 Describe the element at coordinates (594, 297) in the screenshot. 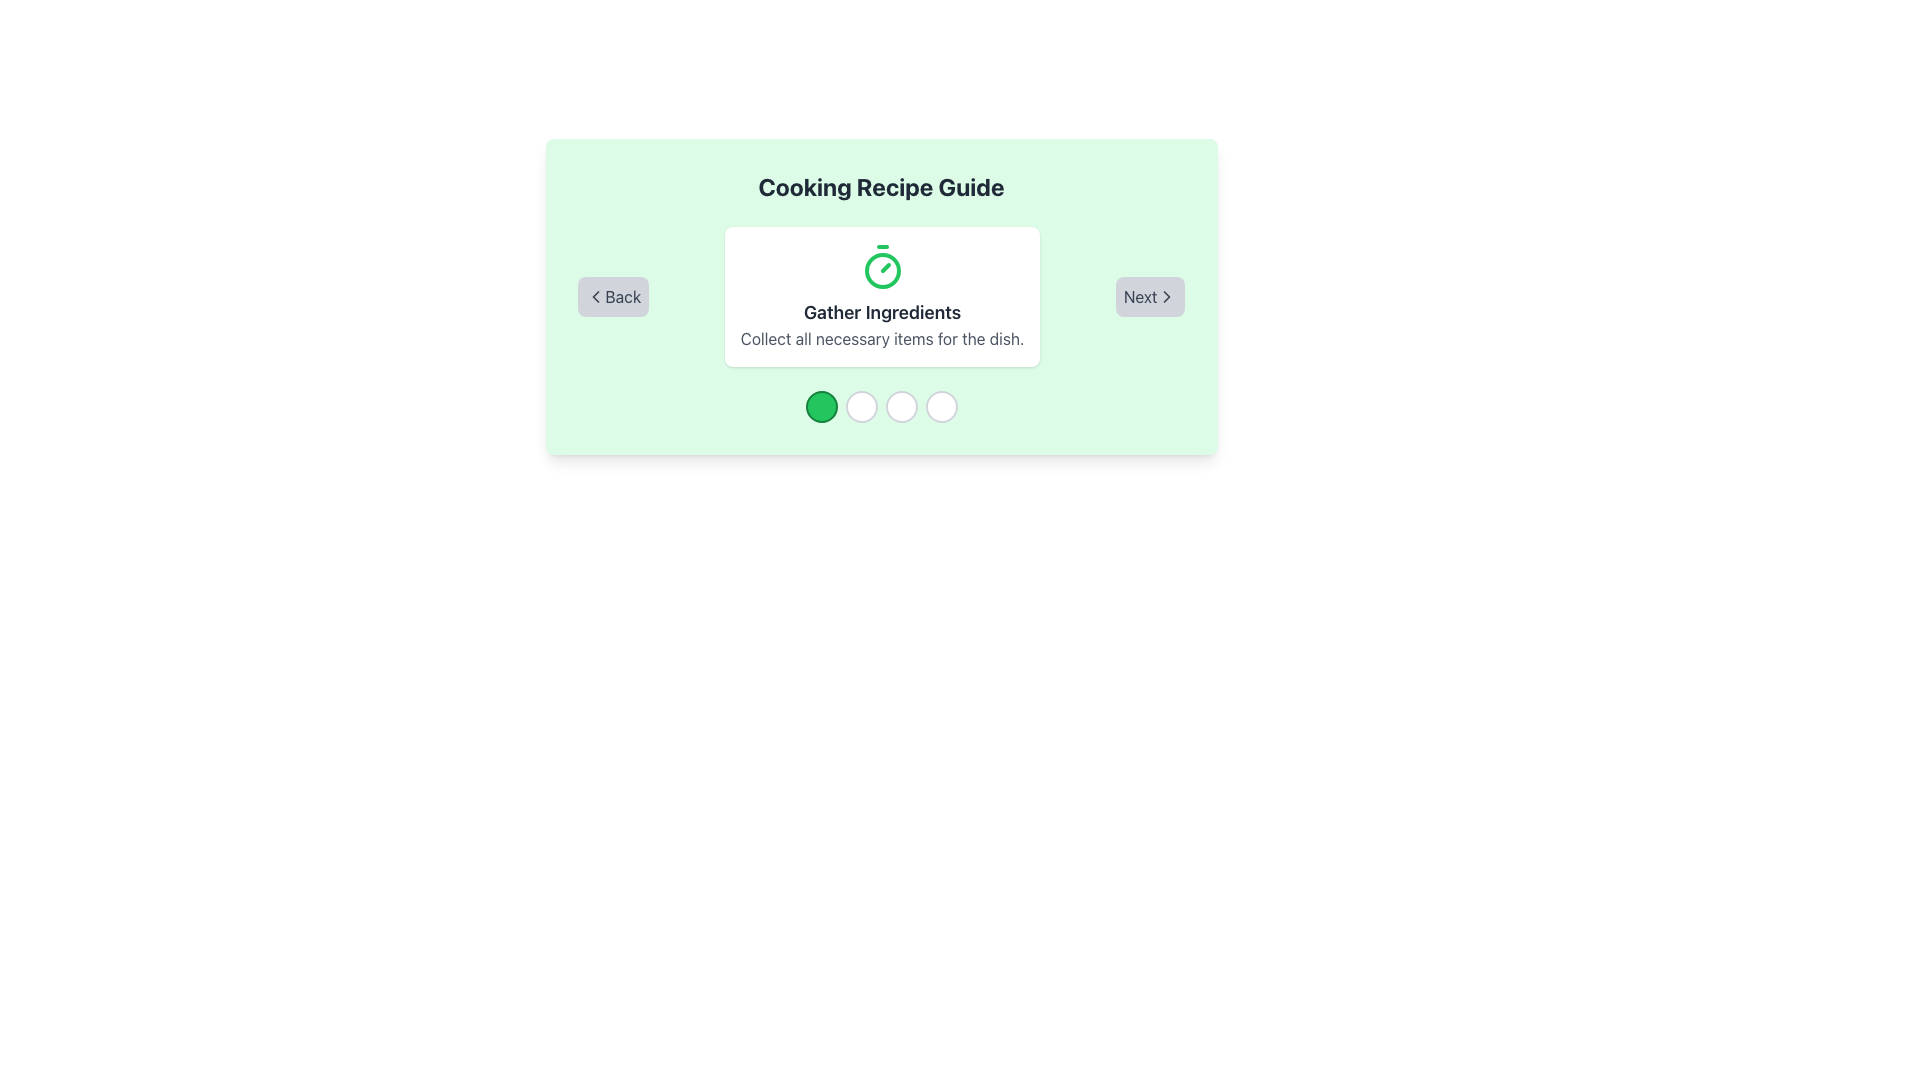

I see `the chevron pointing left icon located within the 'Back' navigation button at the bottom left of the center card` at that location.